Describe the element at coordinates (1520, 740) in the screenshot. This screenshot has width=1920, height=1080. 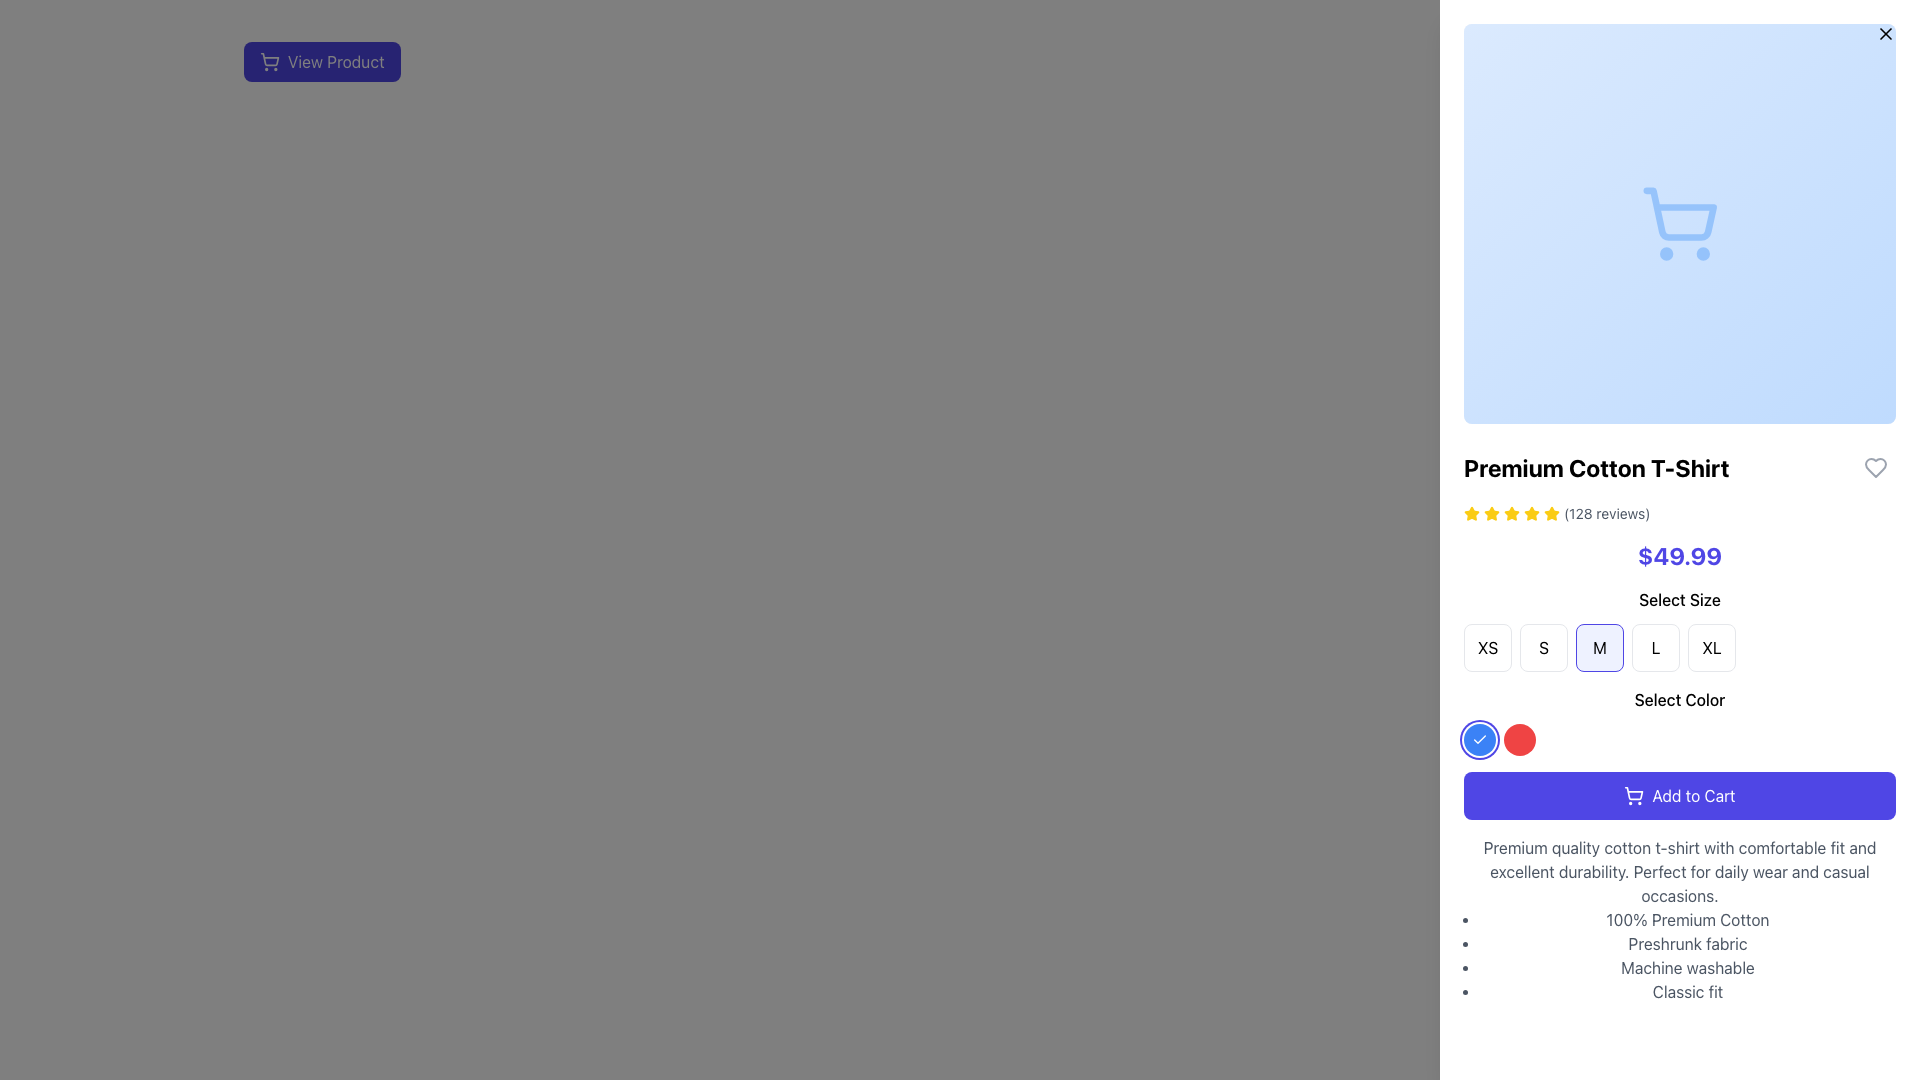
I see `the third circular button in the 'Select Color' section, which allows the user to select the red color option for the product` at that location.